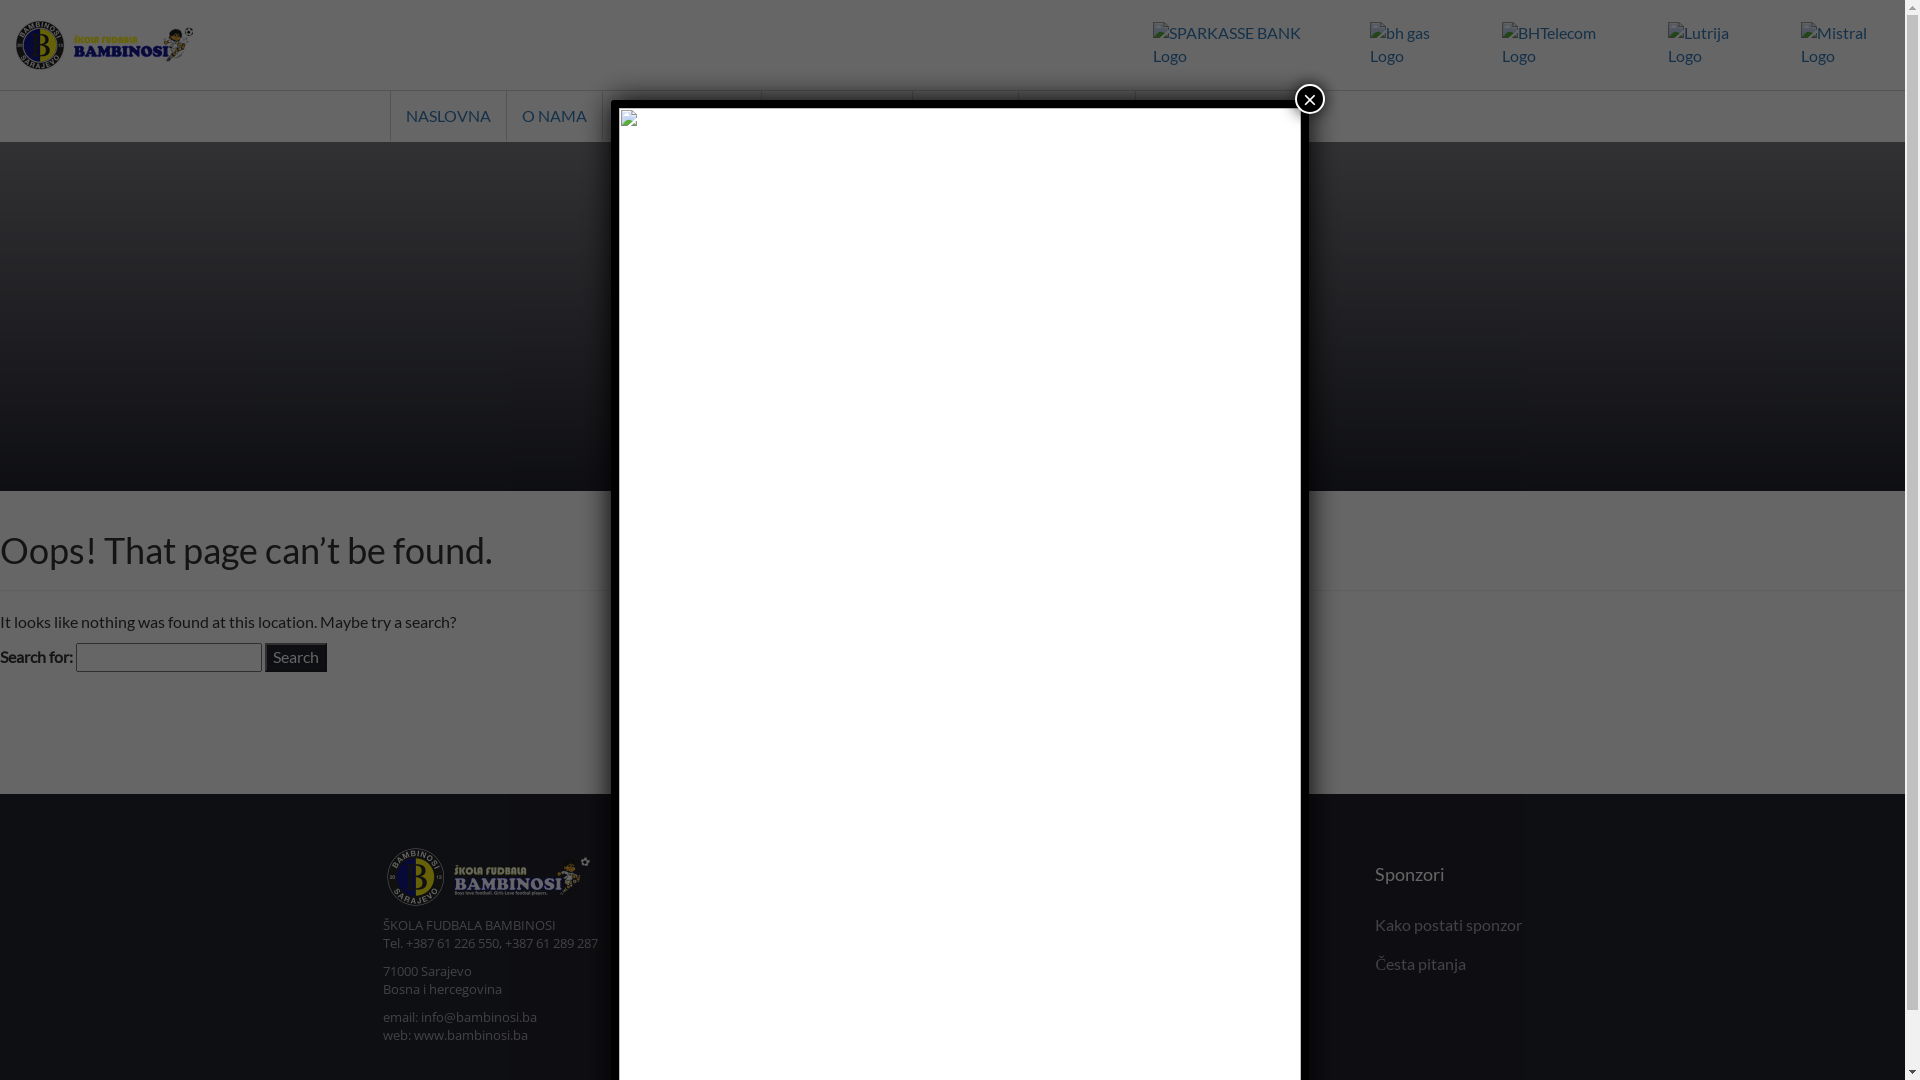  What do you see at coordinates (911, 115) in the screenshot?
I see `'KONTAKT'` at bounding box center [911, 115].